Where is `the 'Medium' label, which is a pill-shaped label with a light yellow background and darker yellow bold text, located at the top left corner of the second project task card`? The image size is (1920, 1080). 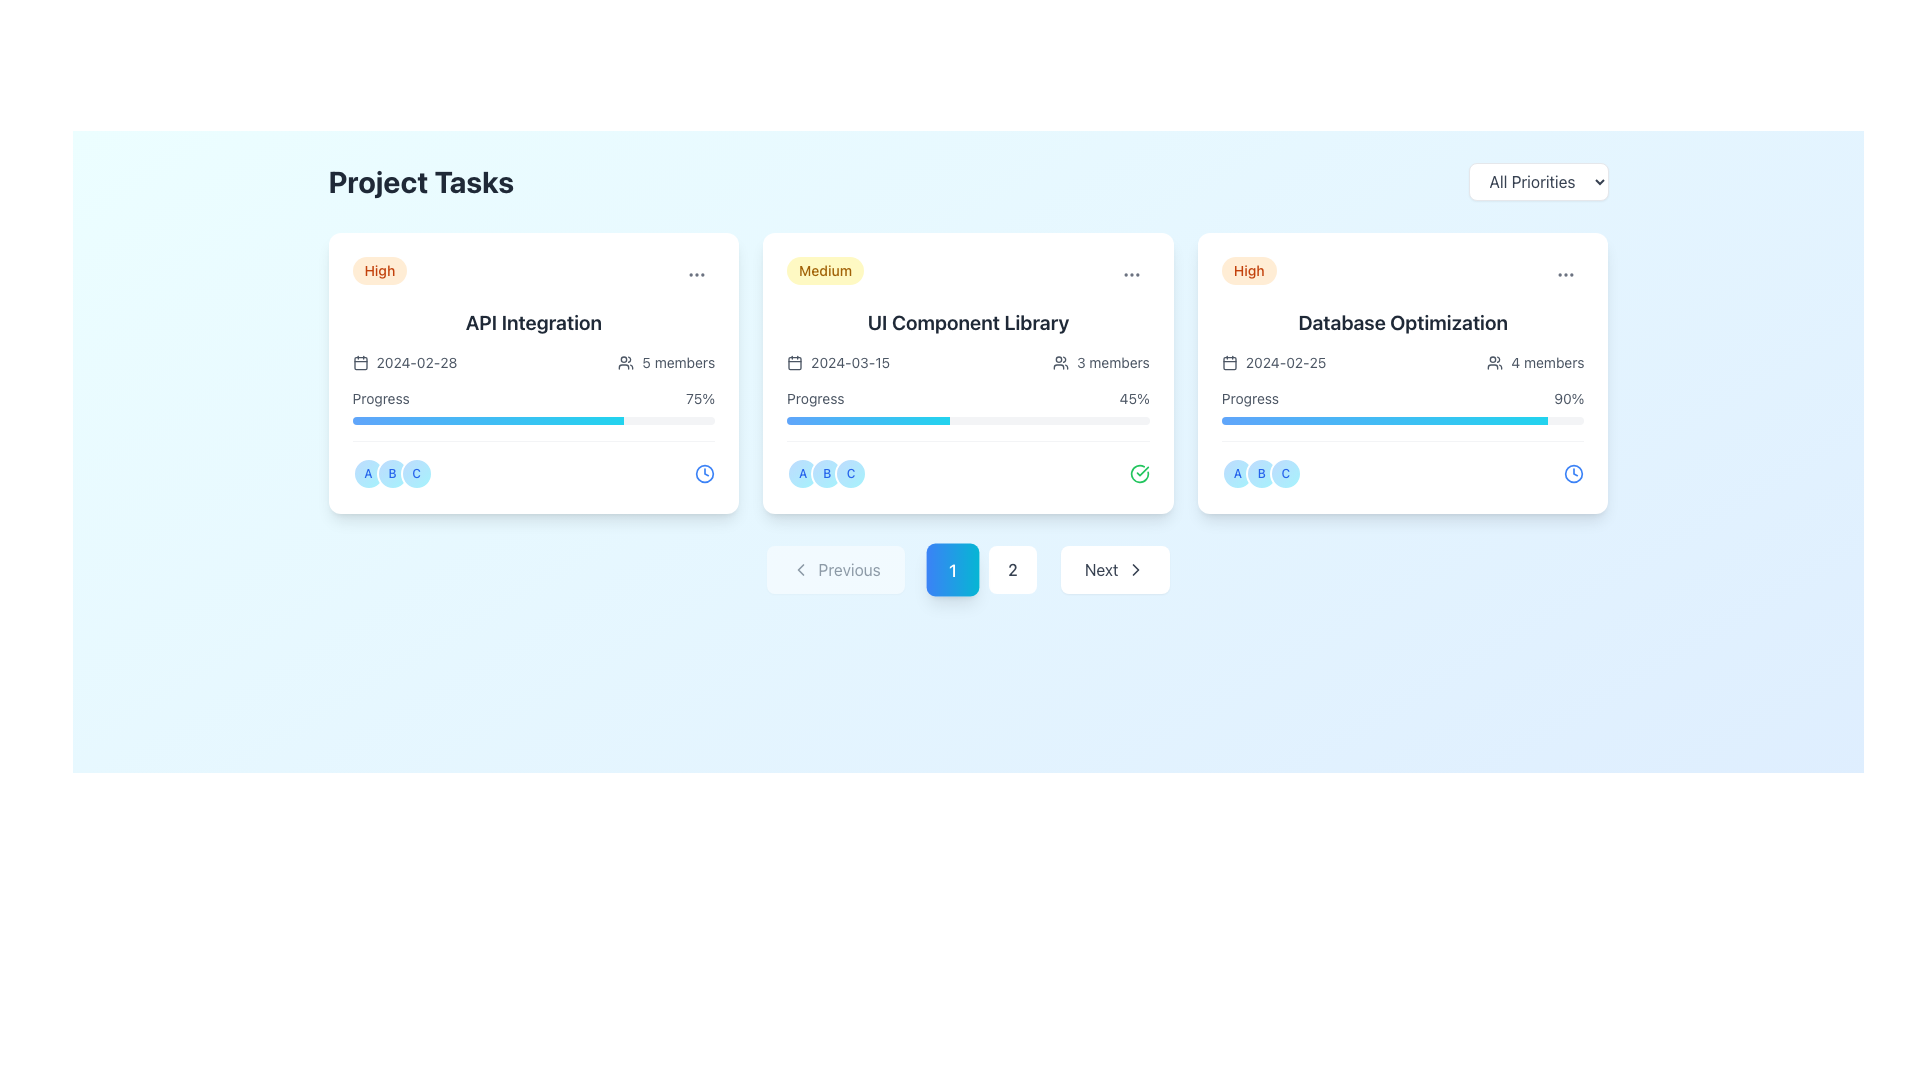
the 'Medium' label, which is a pill-shaped label with a light yellow background and darker yellow bold text, located at the top left corner of the second project task card is located at coordinates (825, 270).